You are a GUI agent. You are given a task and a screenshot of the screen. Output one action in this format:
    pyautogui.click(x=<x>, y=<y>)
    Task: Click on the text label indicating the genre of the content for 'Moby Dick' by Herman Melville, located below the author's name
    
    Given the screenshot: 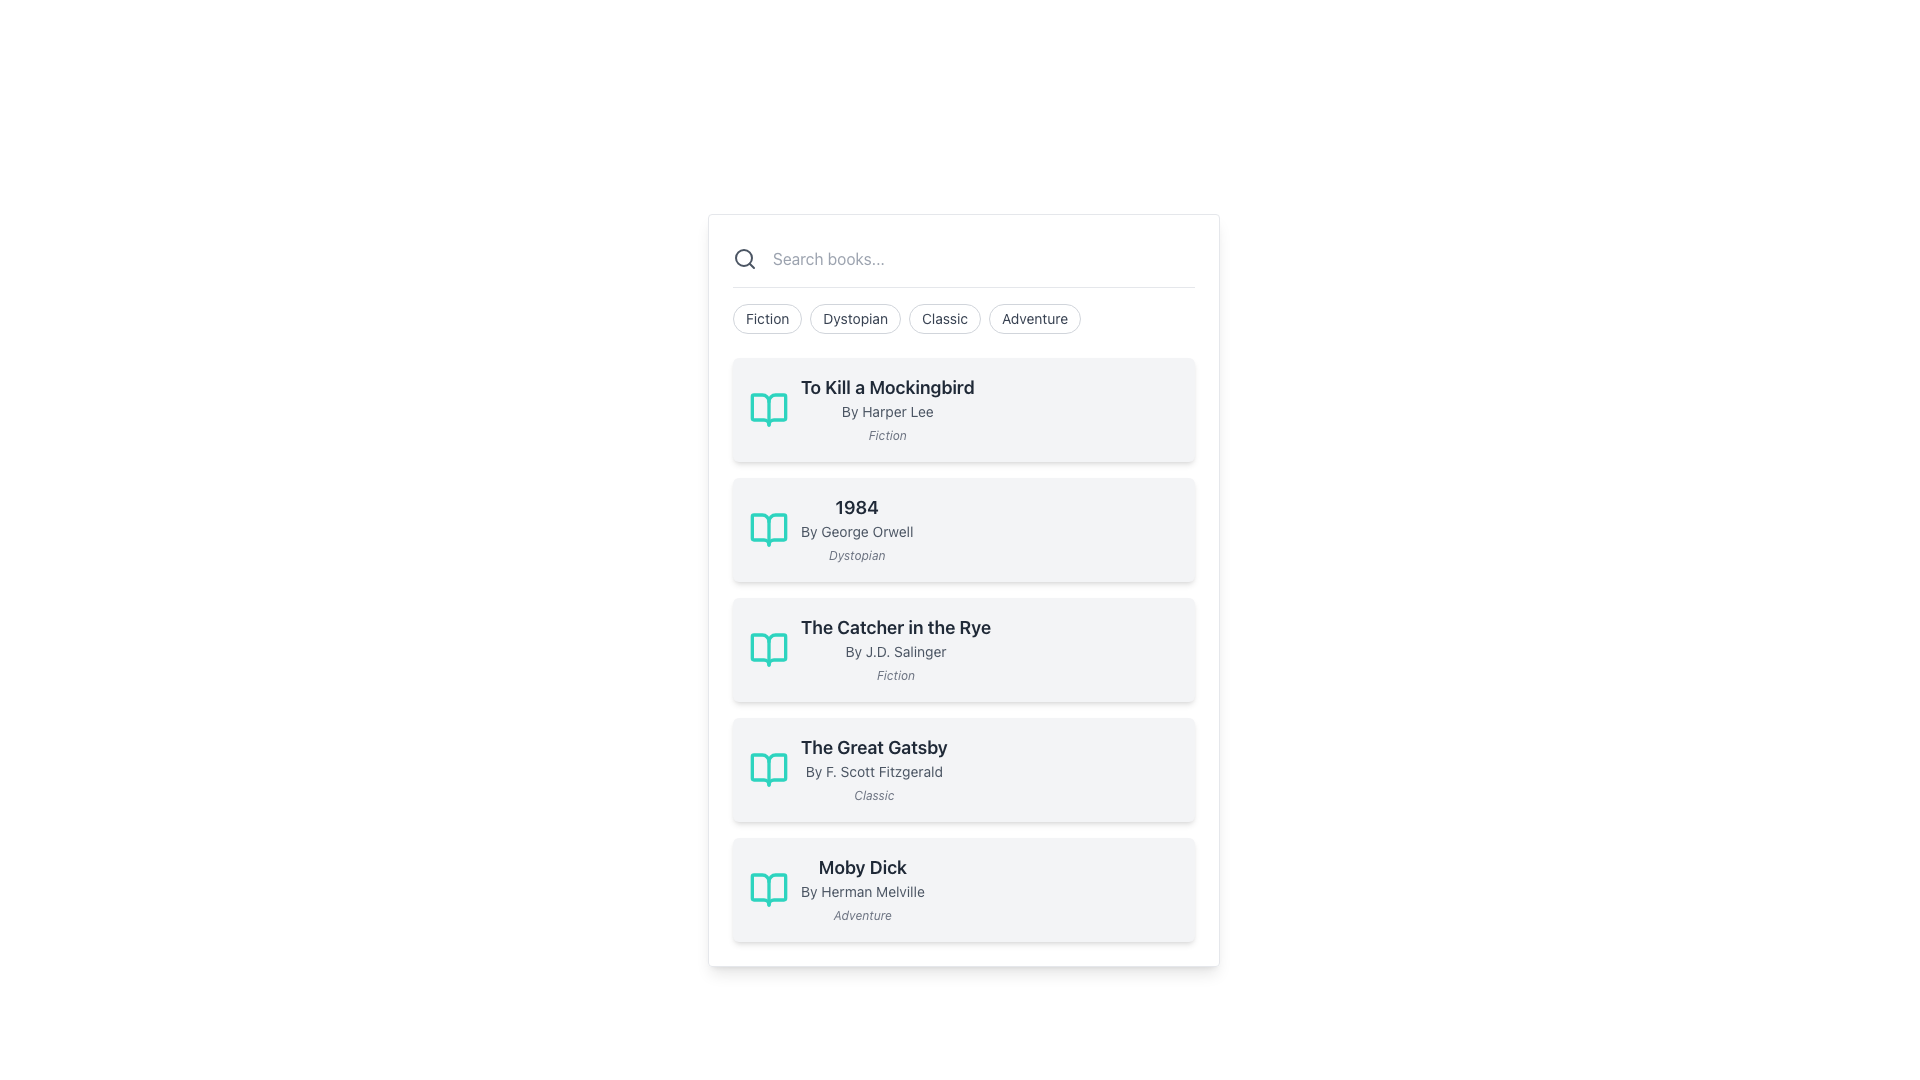 What is the action you would take?
    pyautogui.click(x=862, y=915)
    